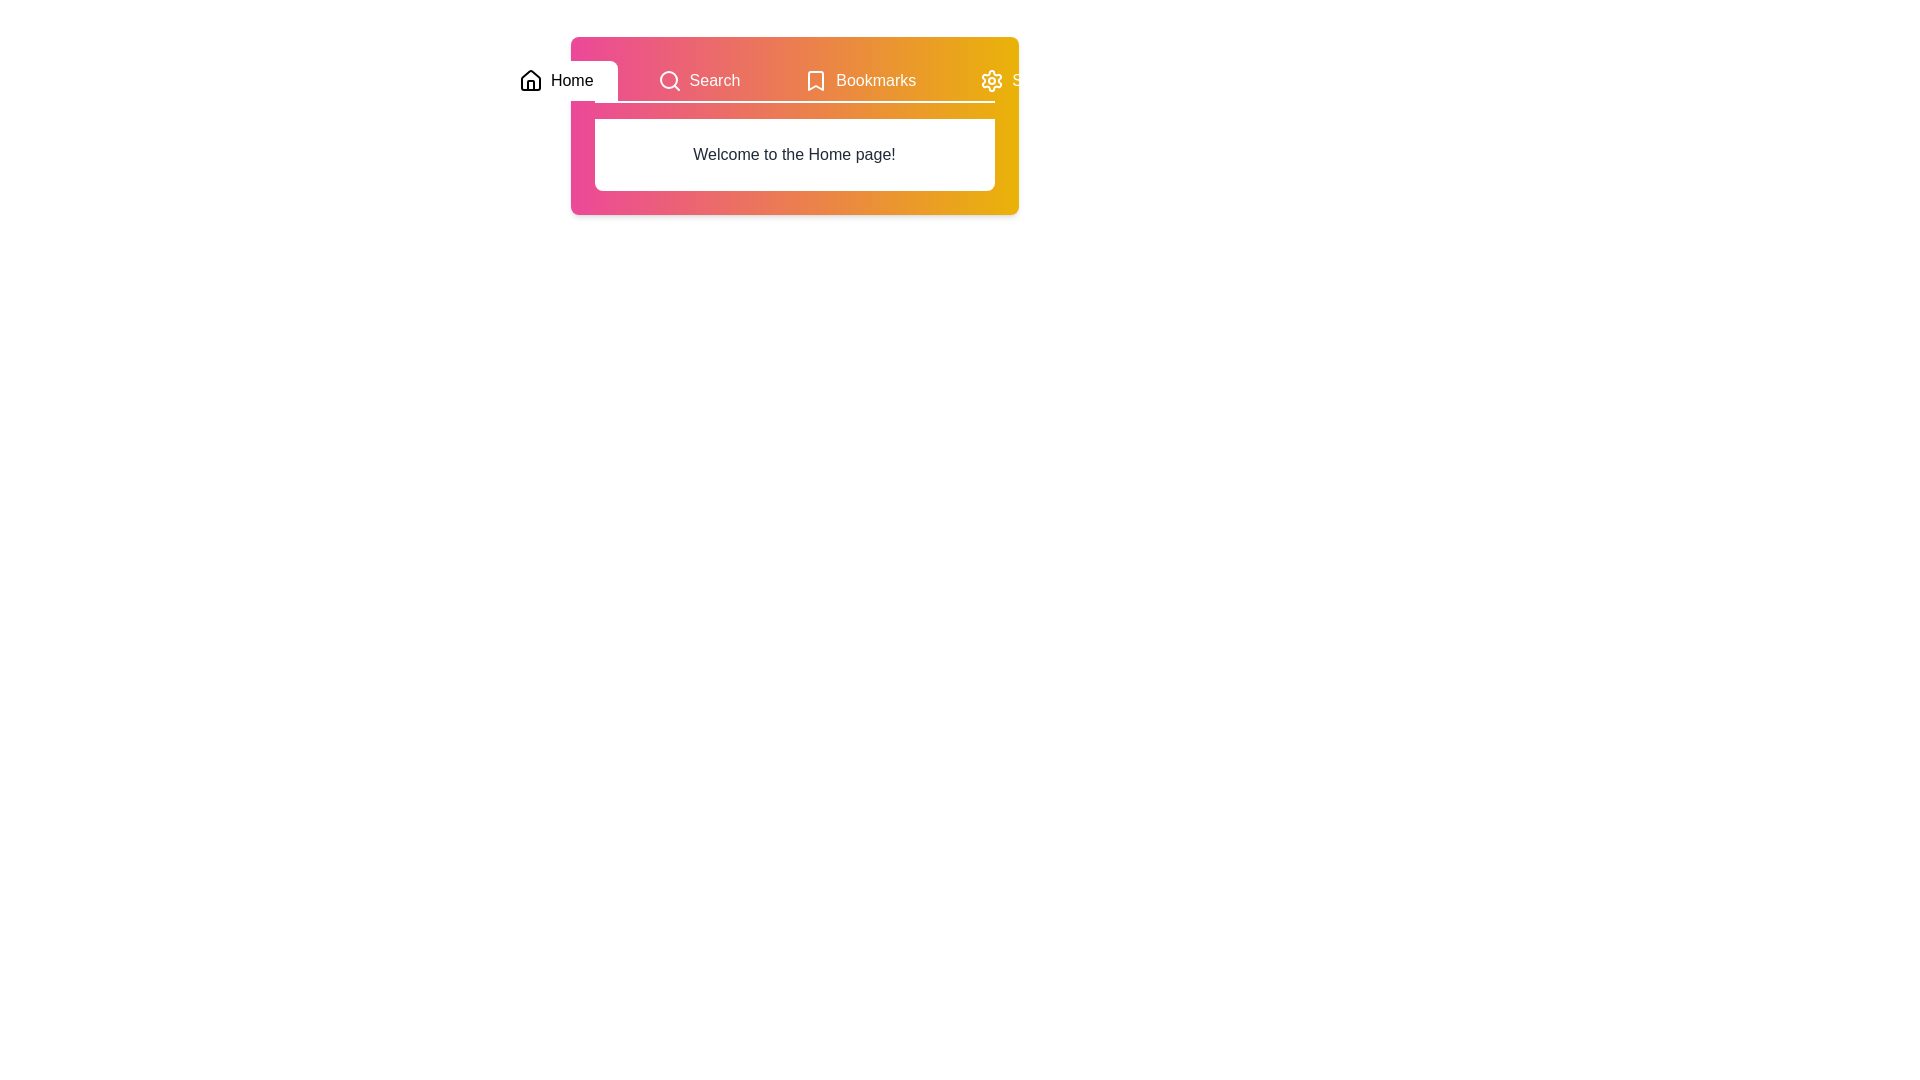 This screenshot has height=1080, width=1920. I want to click on the Search tab to switch views, so click(698, 80).